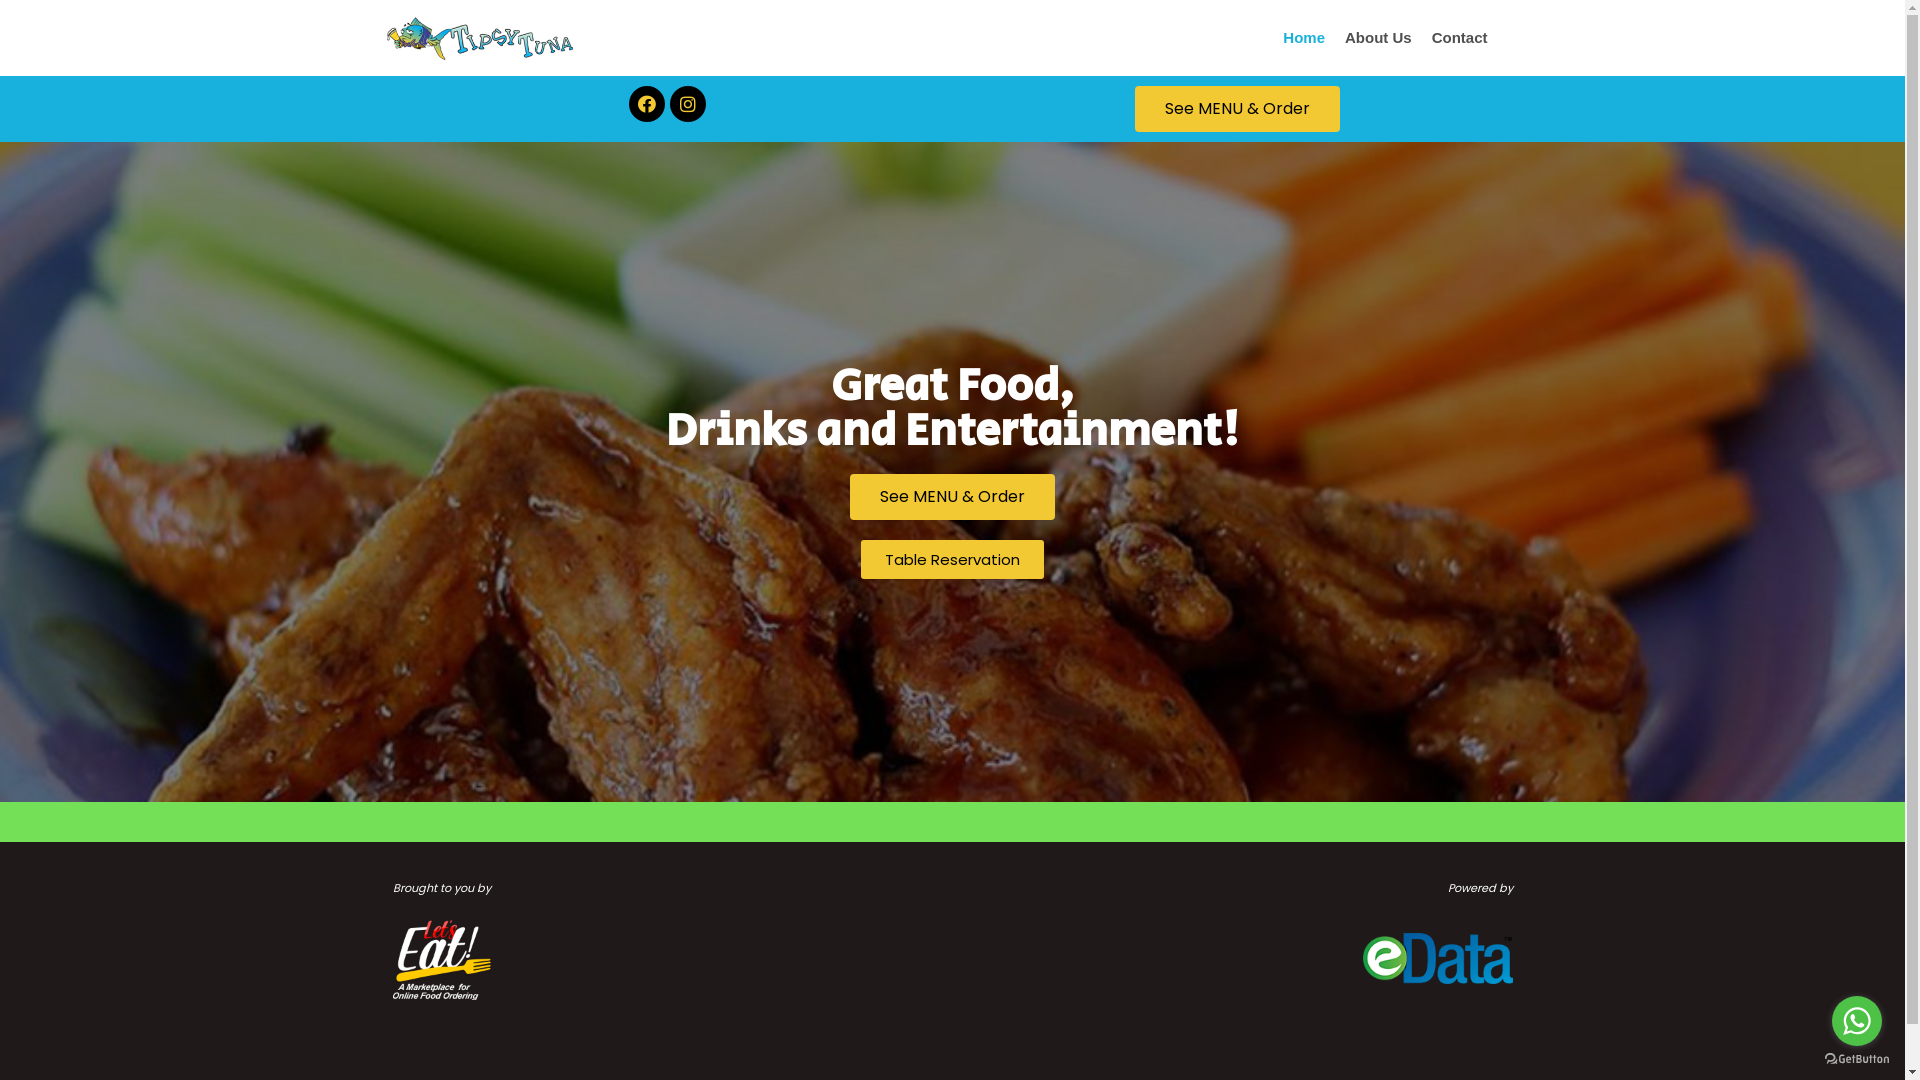  What do you see at coordinates (19, 42) in the screenshot?
I see `'Skip to content'` at bounding box center [19, 42].